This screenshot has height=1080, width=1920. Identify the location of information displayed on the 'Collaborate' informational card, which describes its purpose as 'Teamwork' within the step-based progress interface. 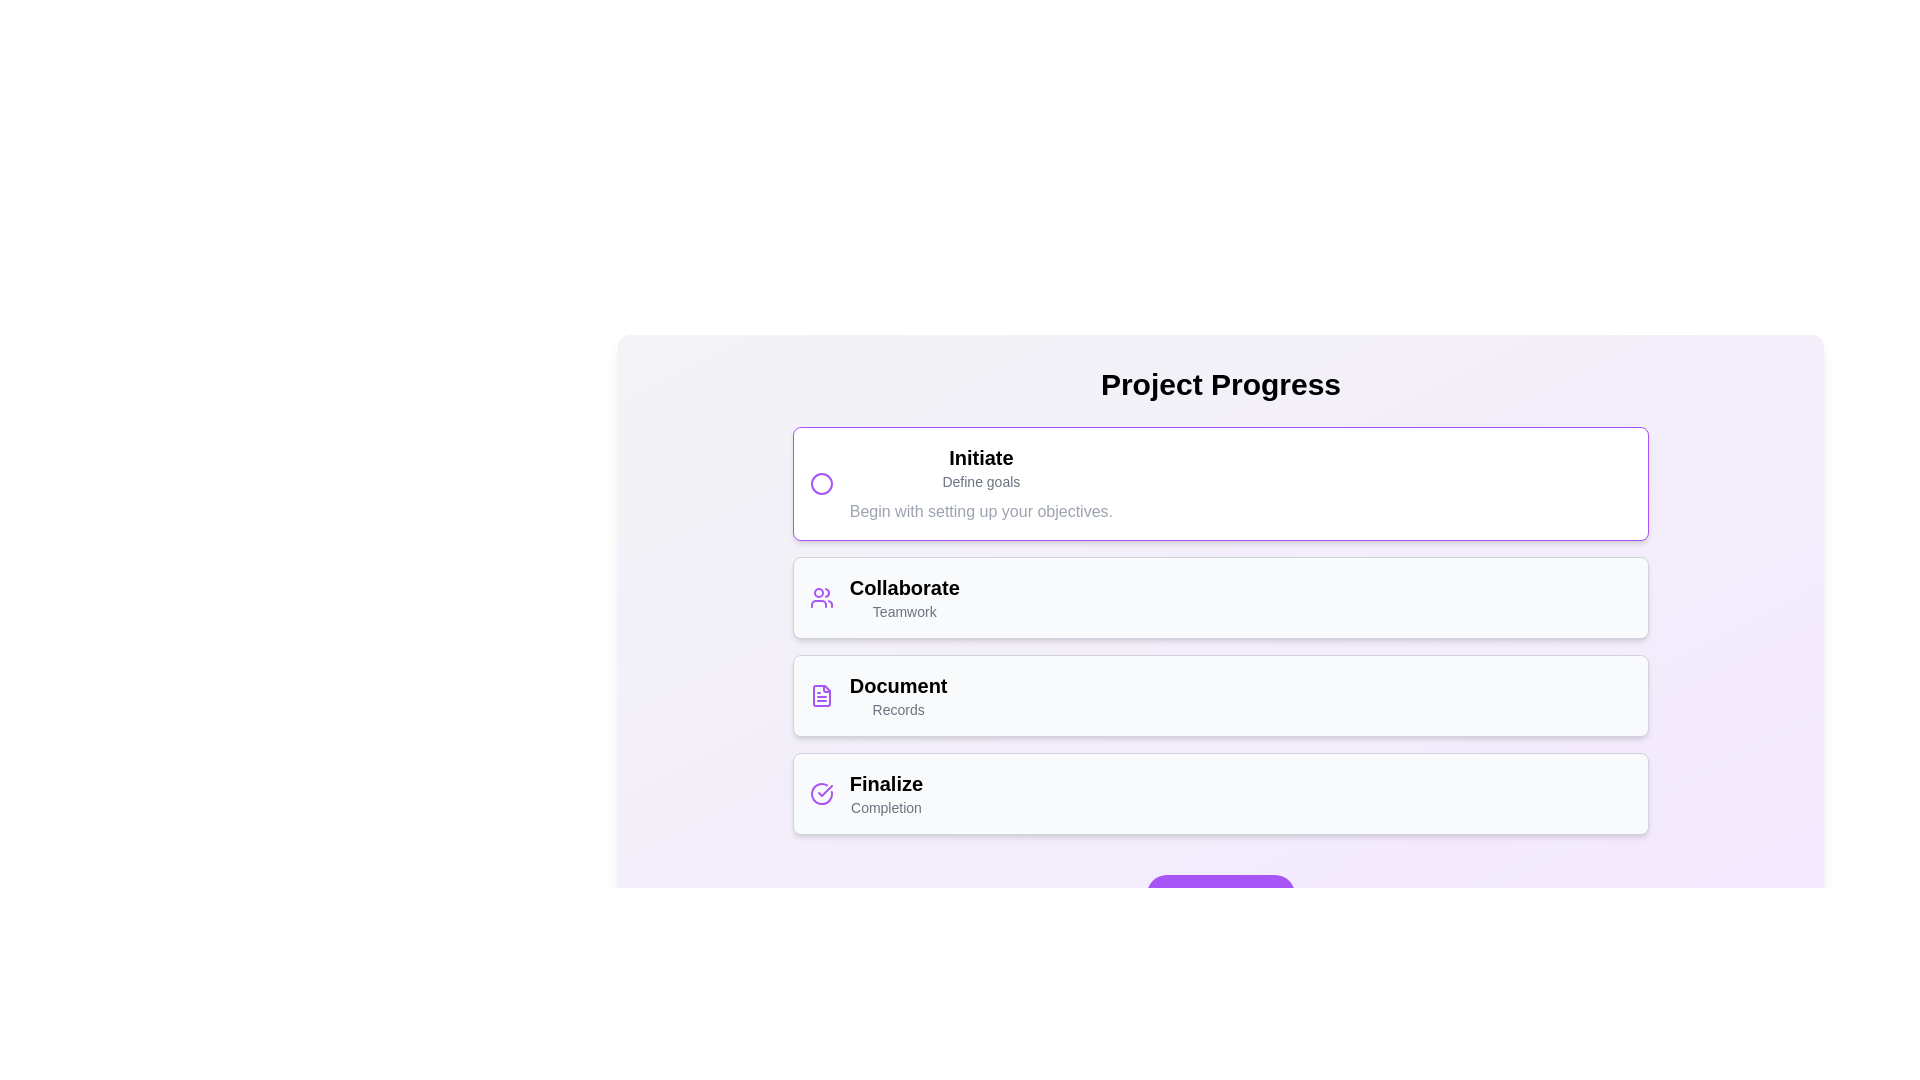
(1219, 639).